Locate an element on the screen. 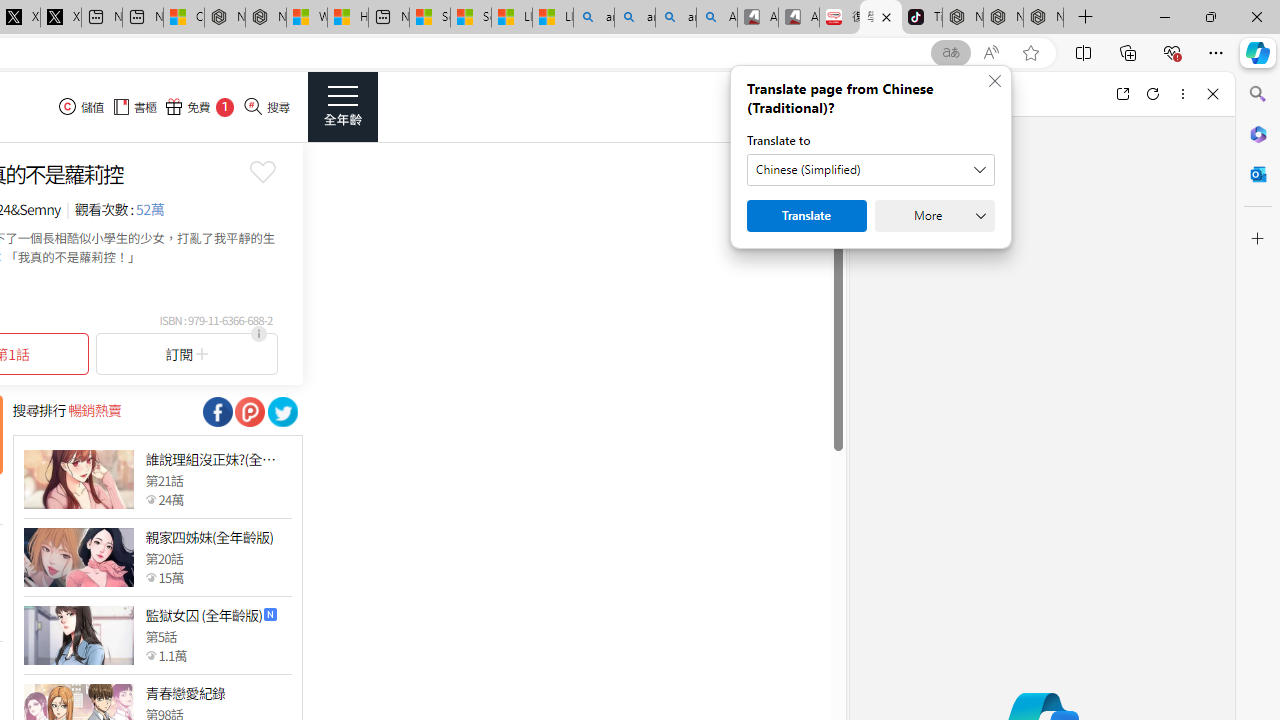 This screenshot has width=1280, height=720. 'Outlook' is located at coordinates (1257, 173).